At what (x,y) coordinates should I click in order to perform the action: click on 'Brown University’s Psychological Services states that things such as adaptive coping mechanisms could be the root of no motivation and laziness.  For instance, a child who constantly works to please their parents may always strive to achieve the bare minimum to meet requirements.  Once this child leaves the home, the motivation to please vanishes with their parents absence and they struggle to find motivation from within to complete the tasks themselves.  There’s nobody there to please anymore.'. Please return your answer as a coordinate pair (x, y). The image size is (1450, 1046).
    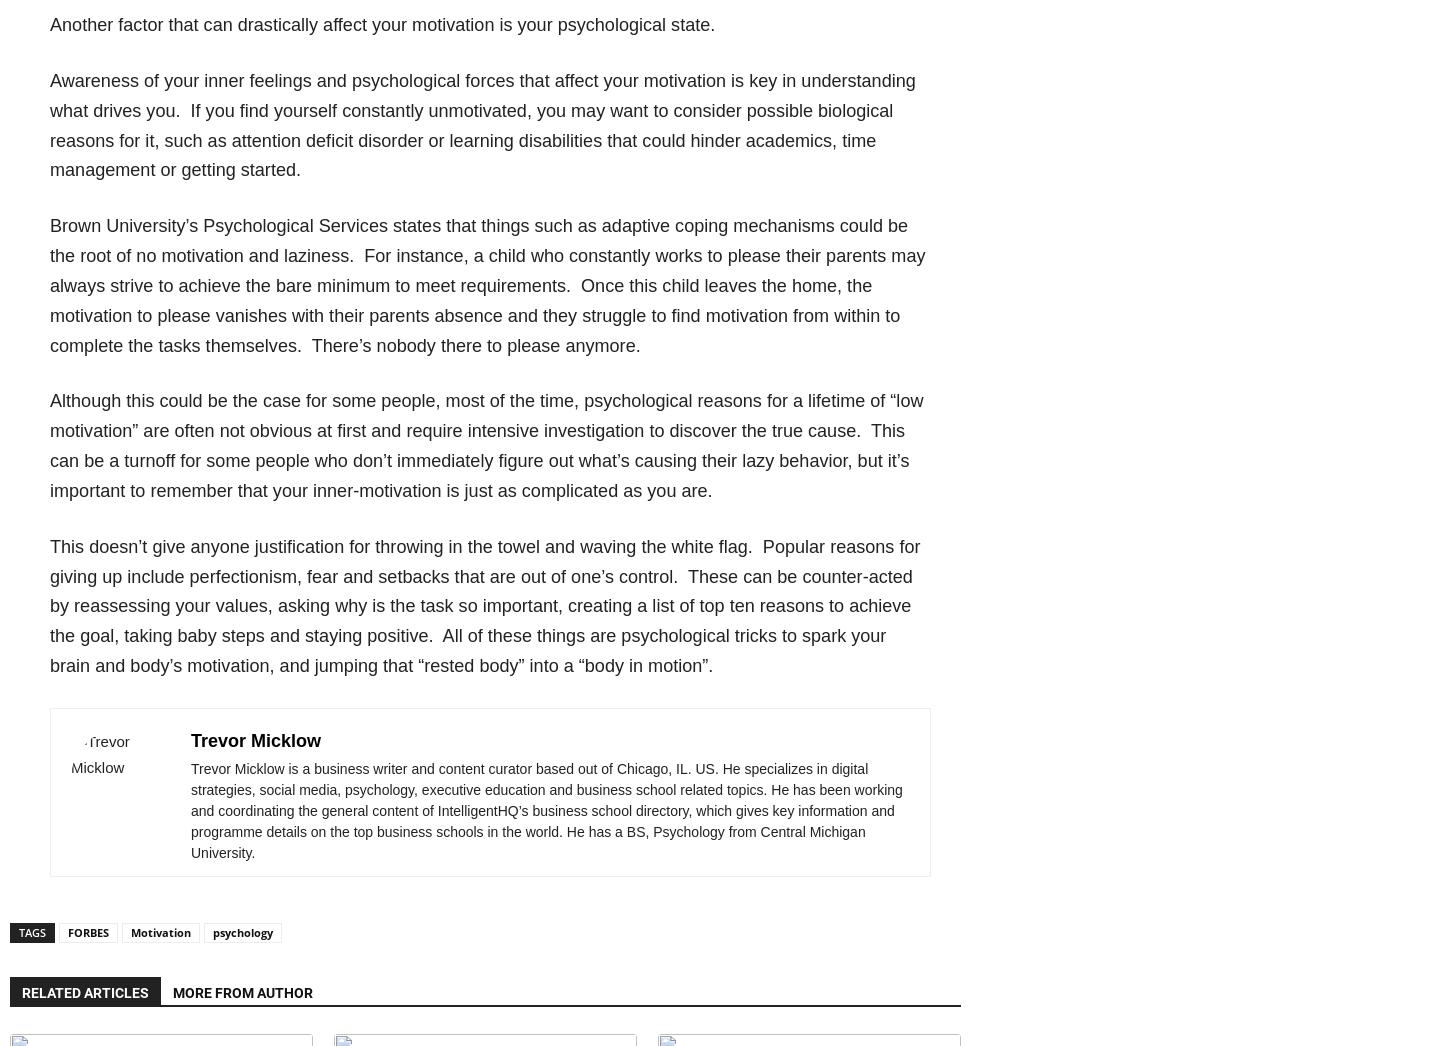
    Looking at the image, I should click on (487, 285).